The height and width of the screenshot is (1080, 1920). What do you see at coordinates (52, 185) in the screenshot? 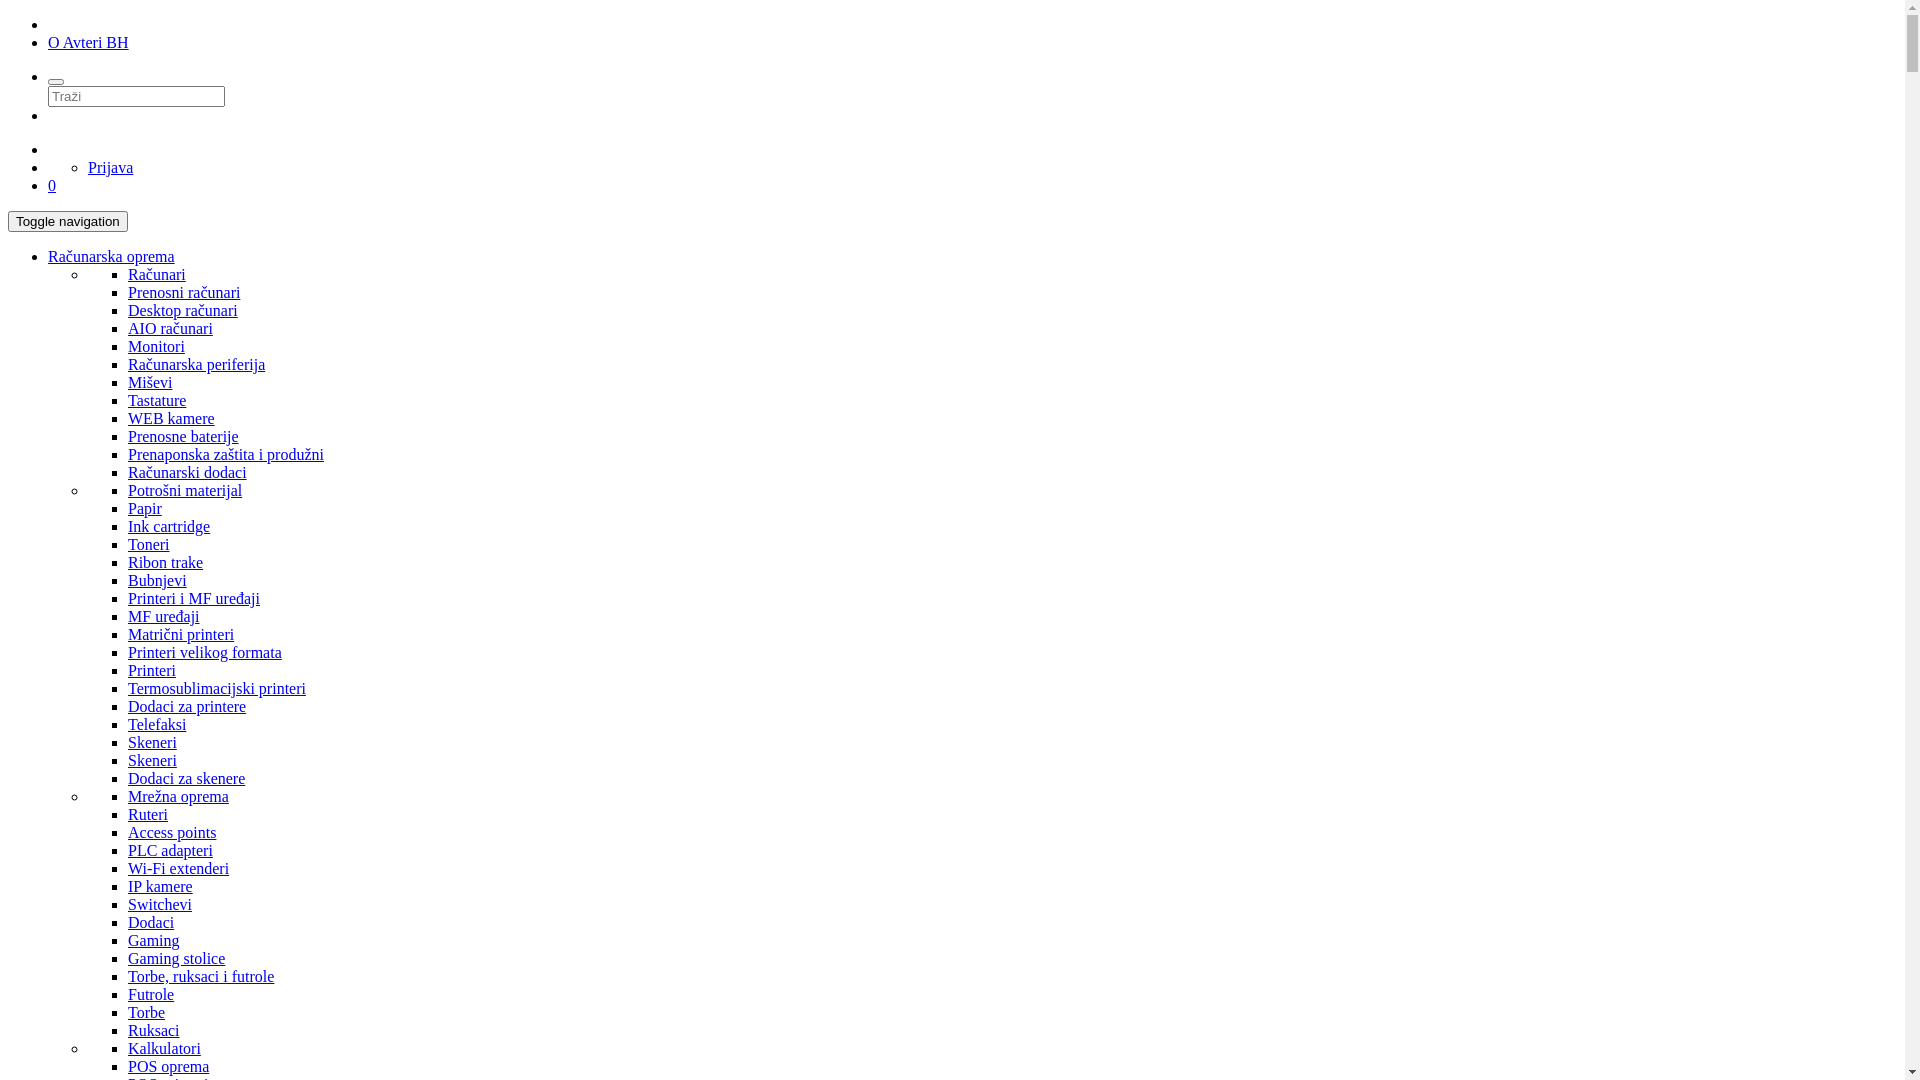
I see `'0'` at bounding box center [52, 185].